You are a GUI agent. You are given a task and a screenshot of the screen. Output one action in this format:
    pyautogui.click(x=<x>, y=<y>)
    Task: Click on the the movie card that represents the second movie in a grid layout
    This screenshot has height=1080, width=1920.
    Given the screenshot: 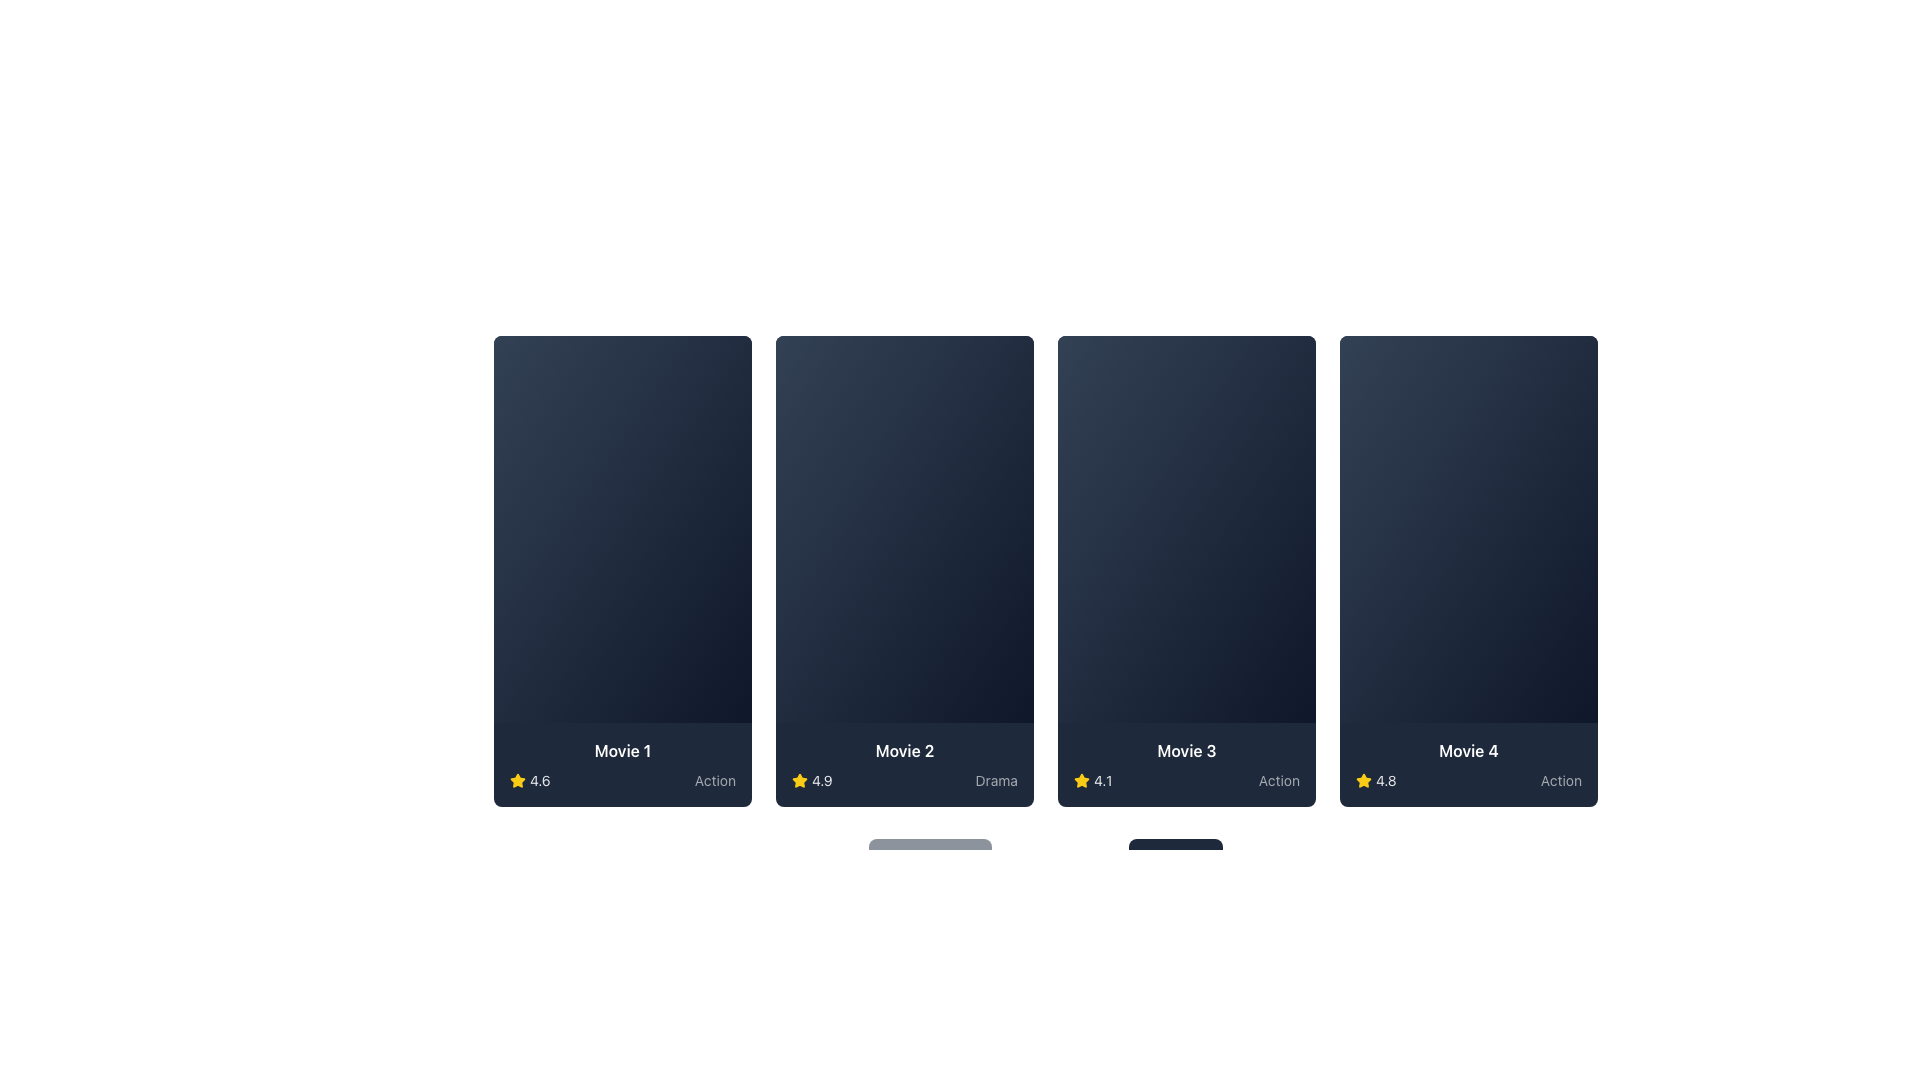 What is the action you would take?
    pyautogui.click(x=904, y=571)
    